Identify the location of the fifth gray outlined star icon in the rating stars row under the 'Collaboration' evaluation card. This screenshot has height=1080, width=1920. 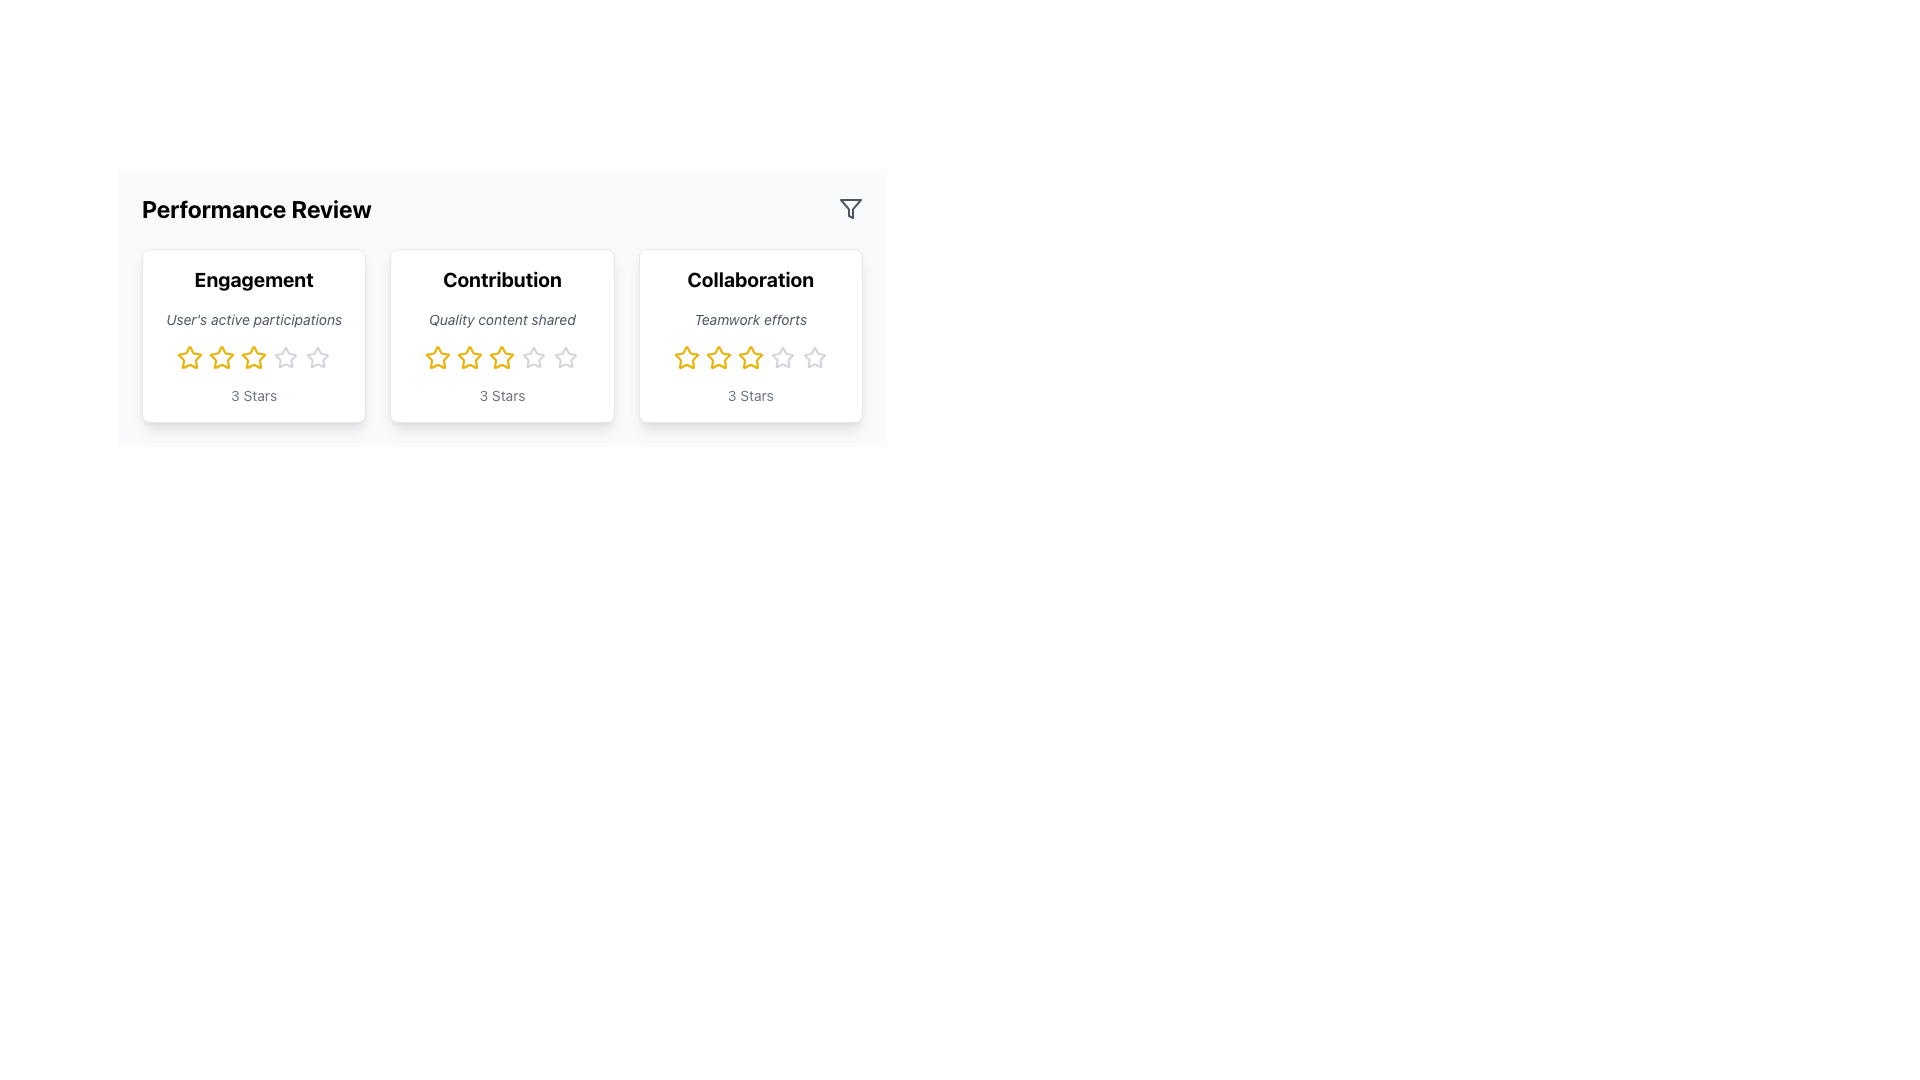
(781, 357).